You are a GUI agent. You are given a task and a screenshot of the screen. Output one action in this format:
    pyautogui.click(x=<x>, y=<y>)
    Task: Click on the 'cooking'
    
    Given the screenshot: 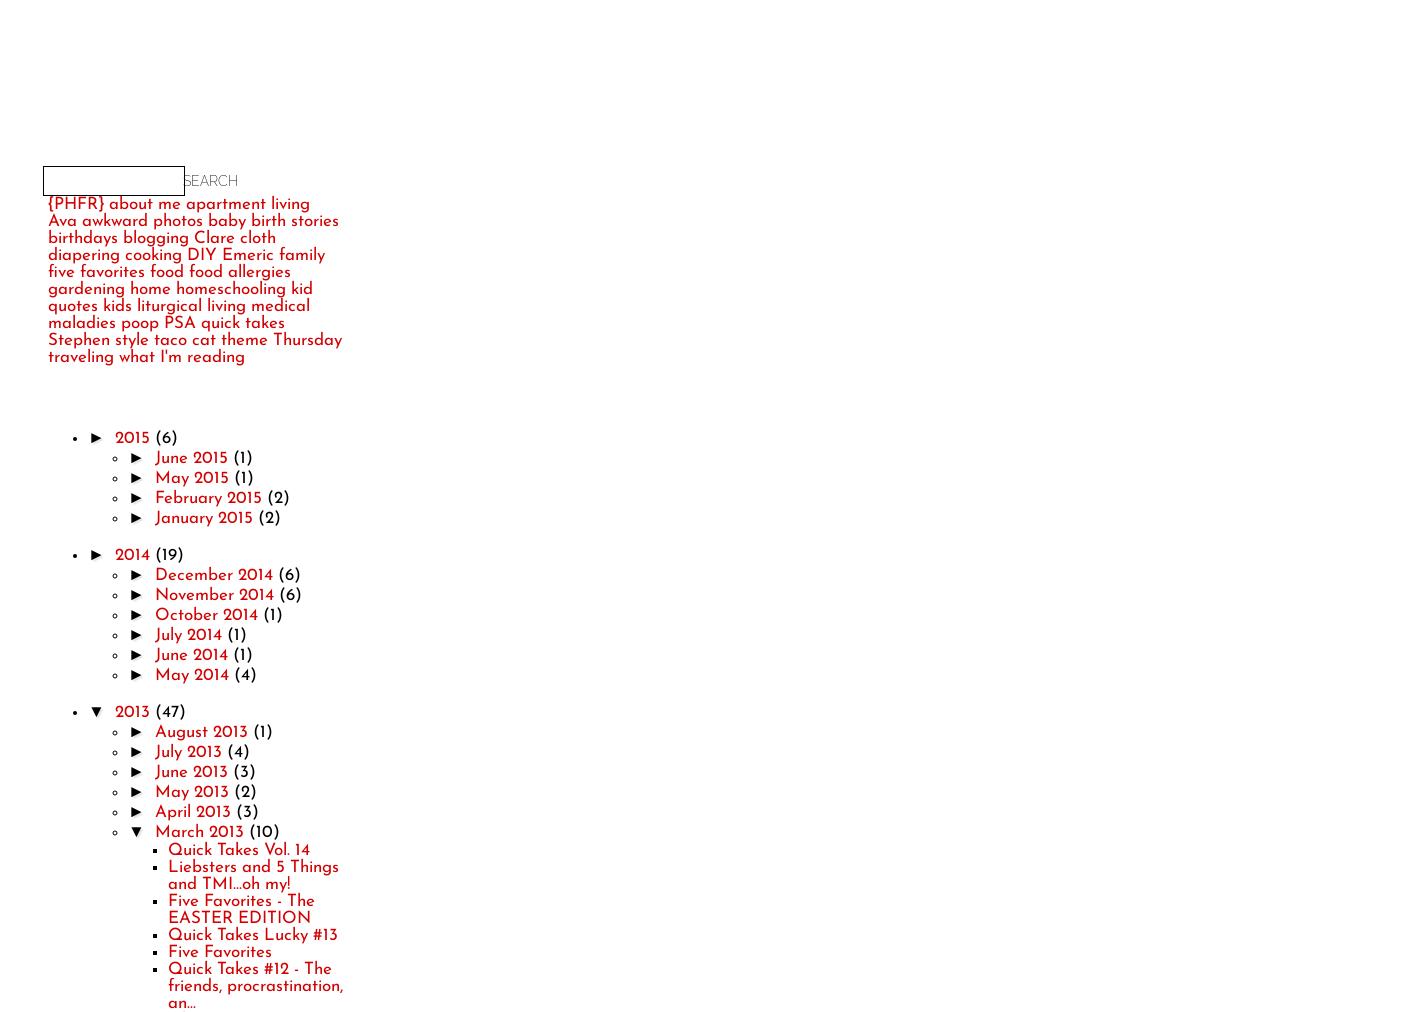 What is the action you would take?
    pyautogui.click(x=153, y=254)
    